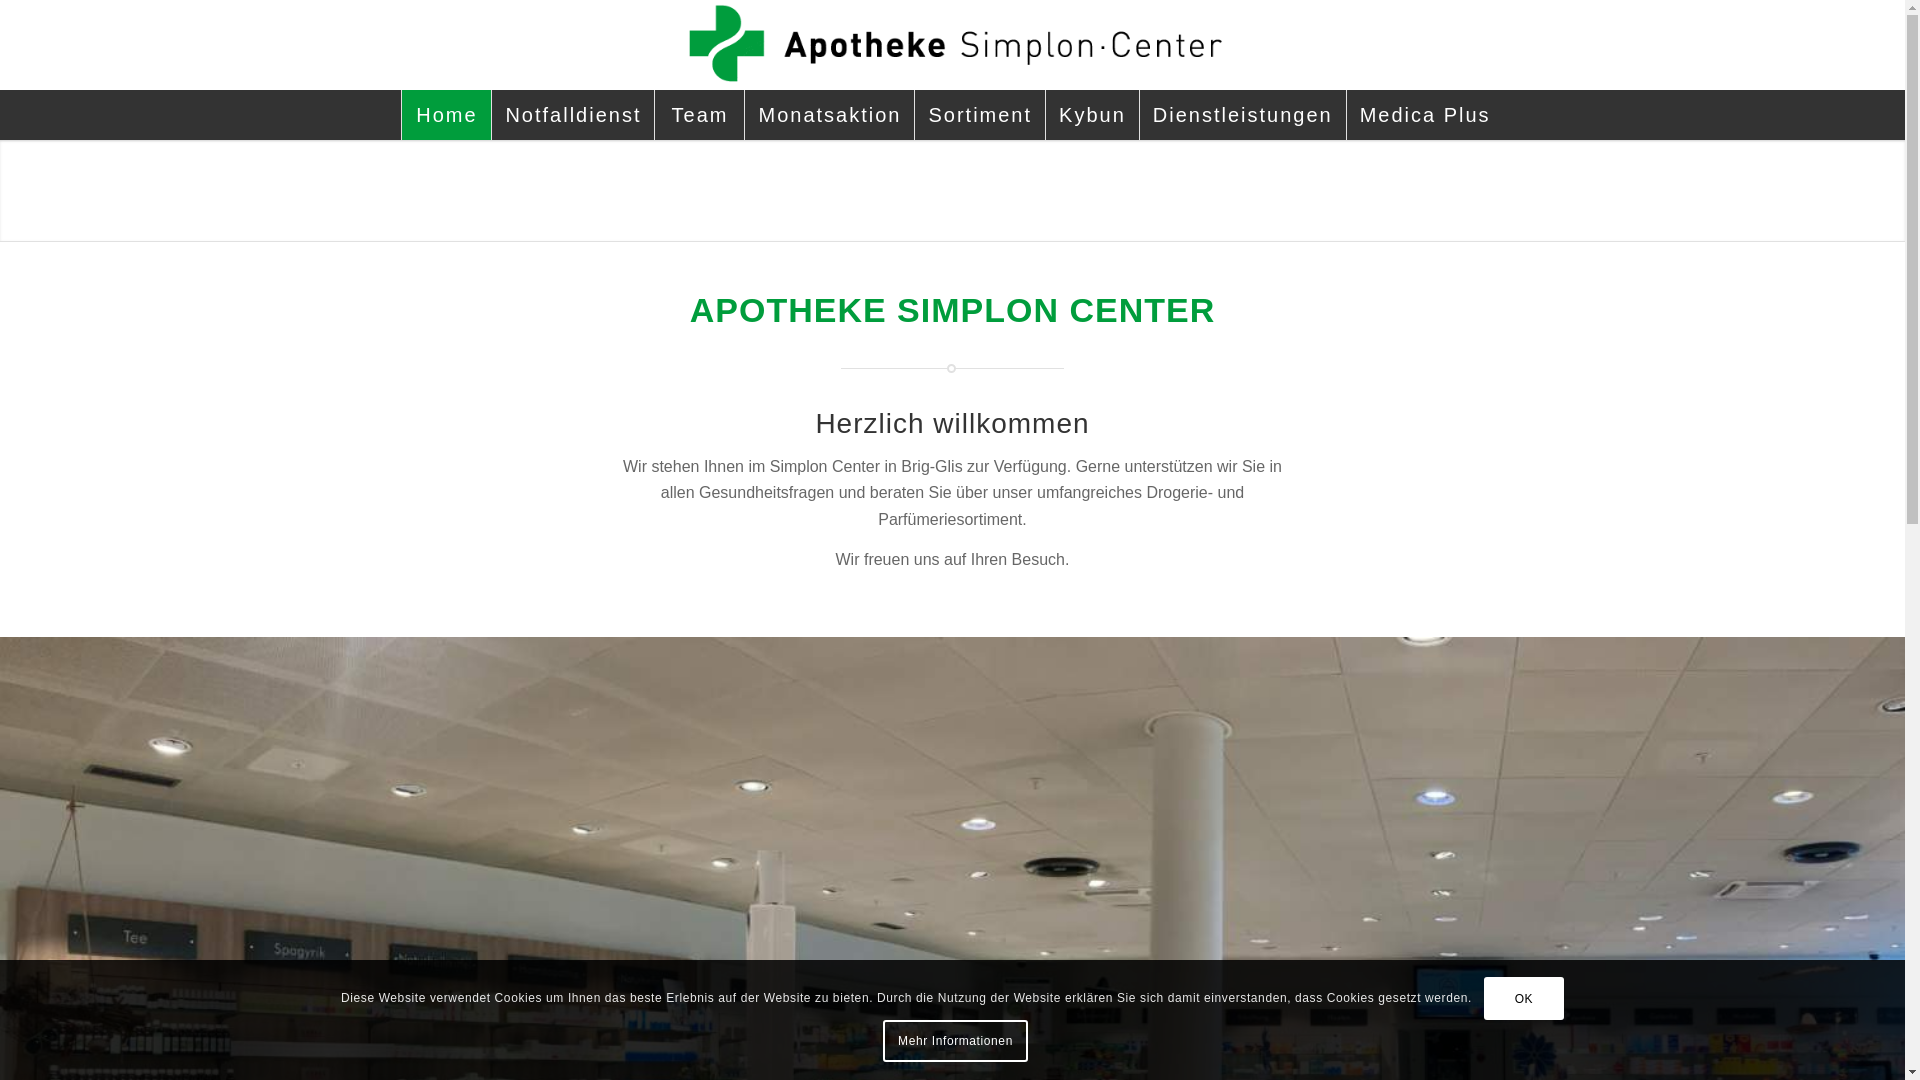  What do you see at coordinates (1522, 999) in the screenshot?
I see `'OK'` at bounding box center [1522, 999].